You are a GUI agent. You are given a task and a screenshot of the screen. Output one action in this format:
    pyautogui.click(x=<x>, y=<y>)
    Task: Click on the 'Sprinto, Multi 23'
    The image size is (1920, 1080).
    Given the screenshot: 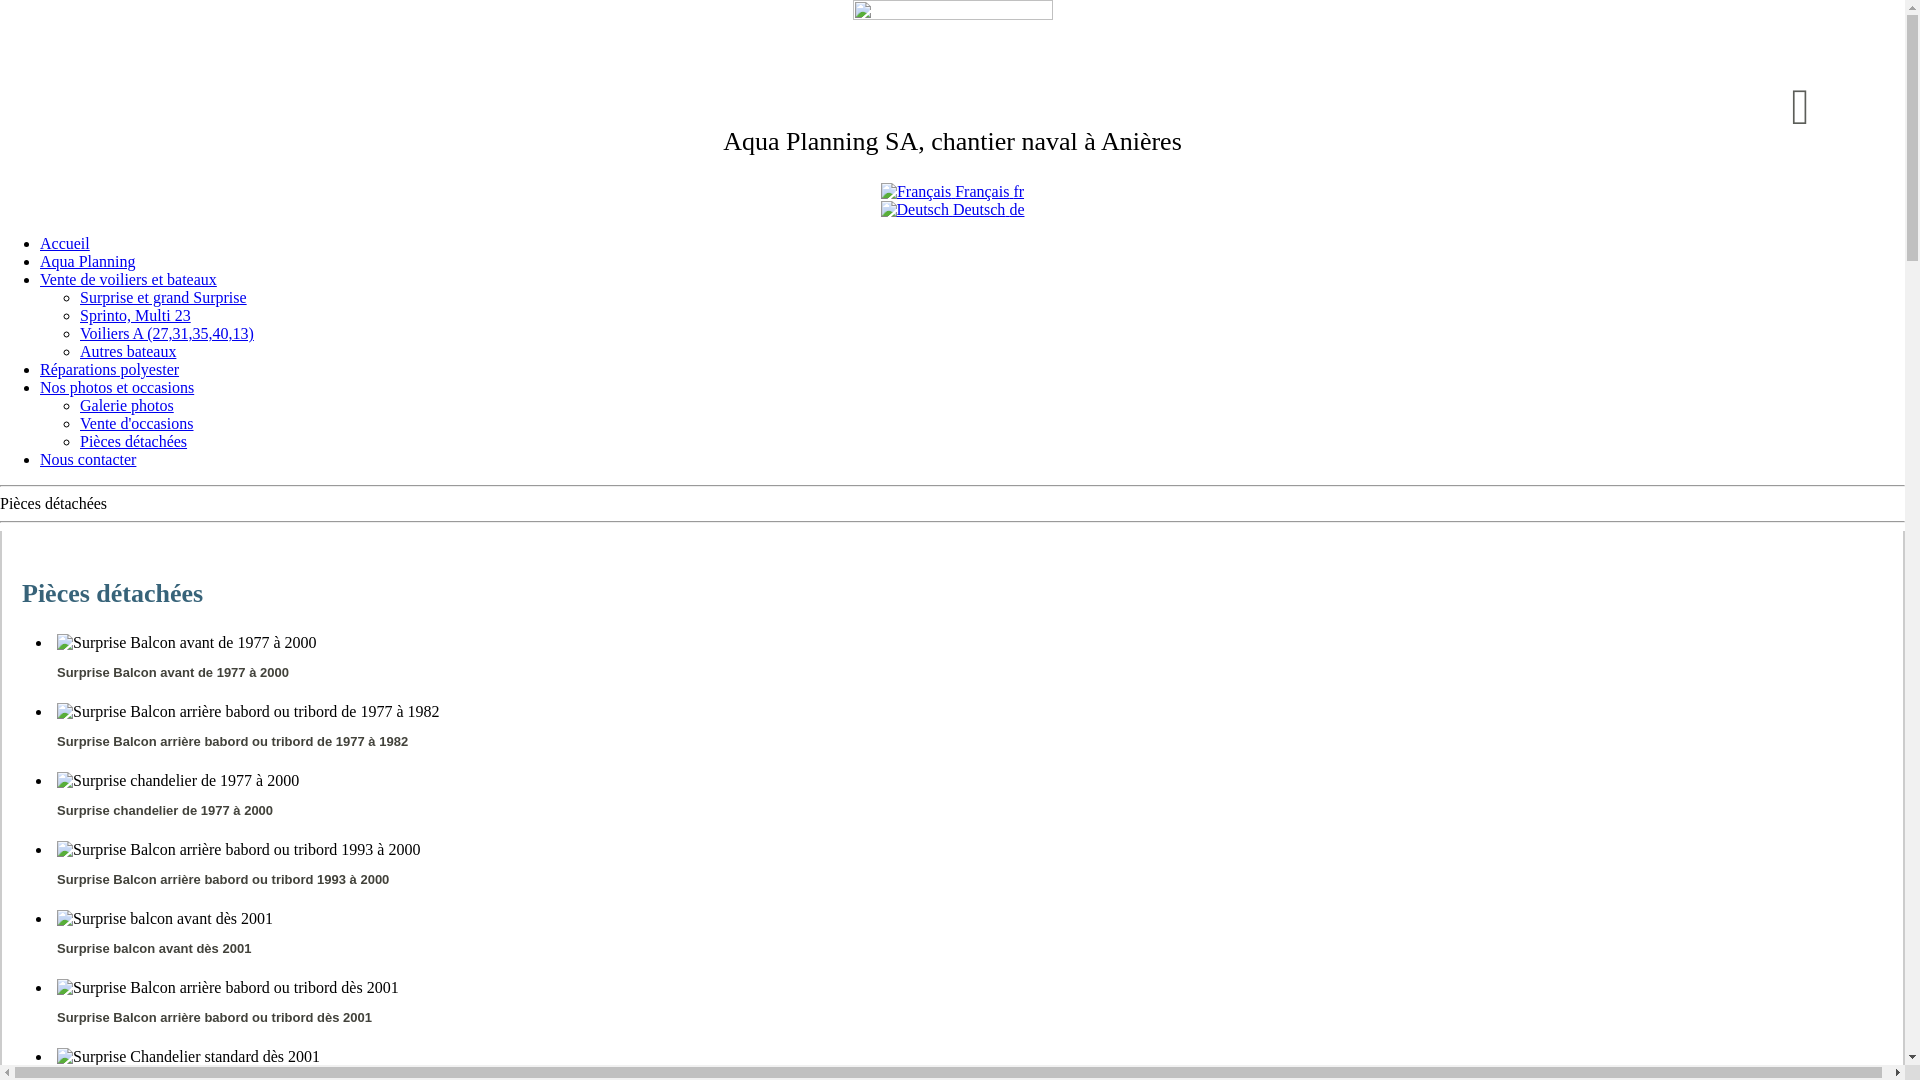 What is the action you would take?
    pyautogui.click(x=134, y=315)
    